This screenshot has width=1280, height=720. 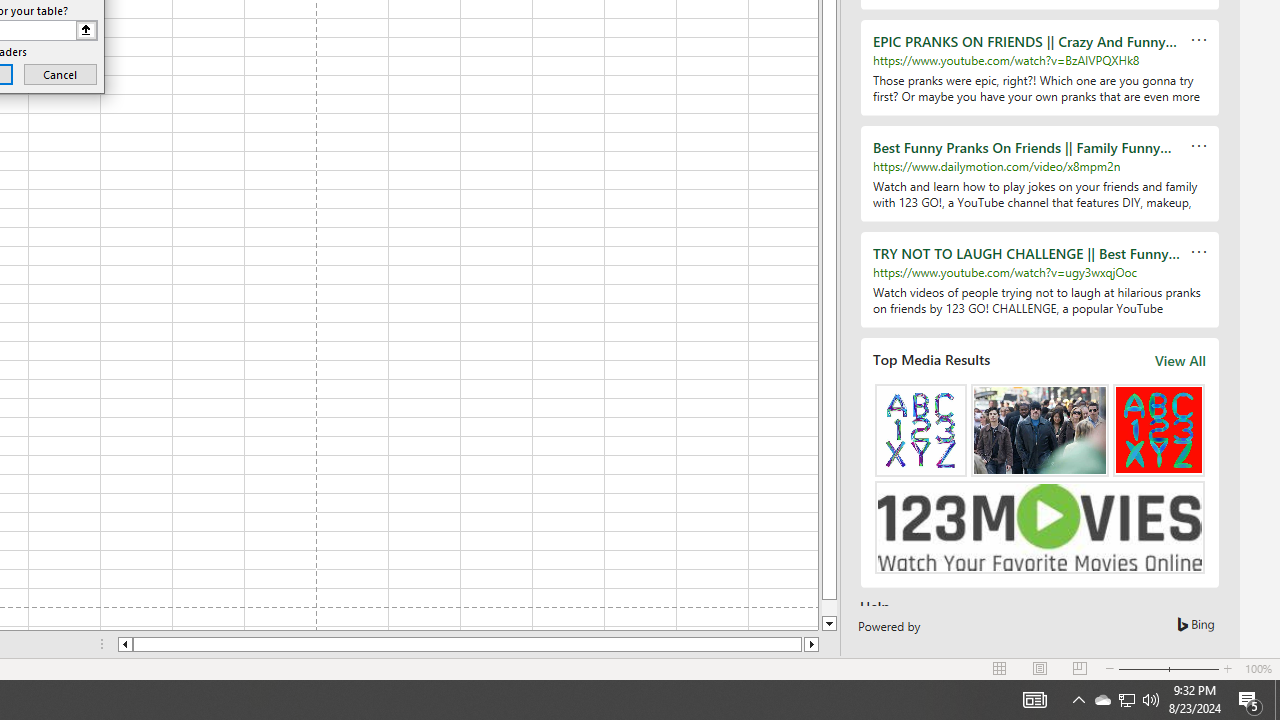 I want to click on 'User Promoted Notification Area', so click(x=1127, y=698).